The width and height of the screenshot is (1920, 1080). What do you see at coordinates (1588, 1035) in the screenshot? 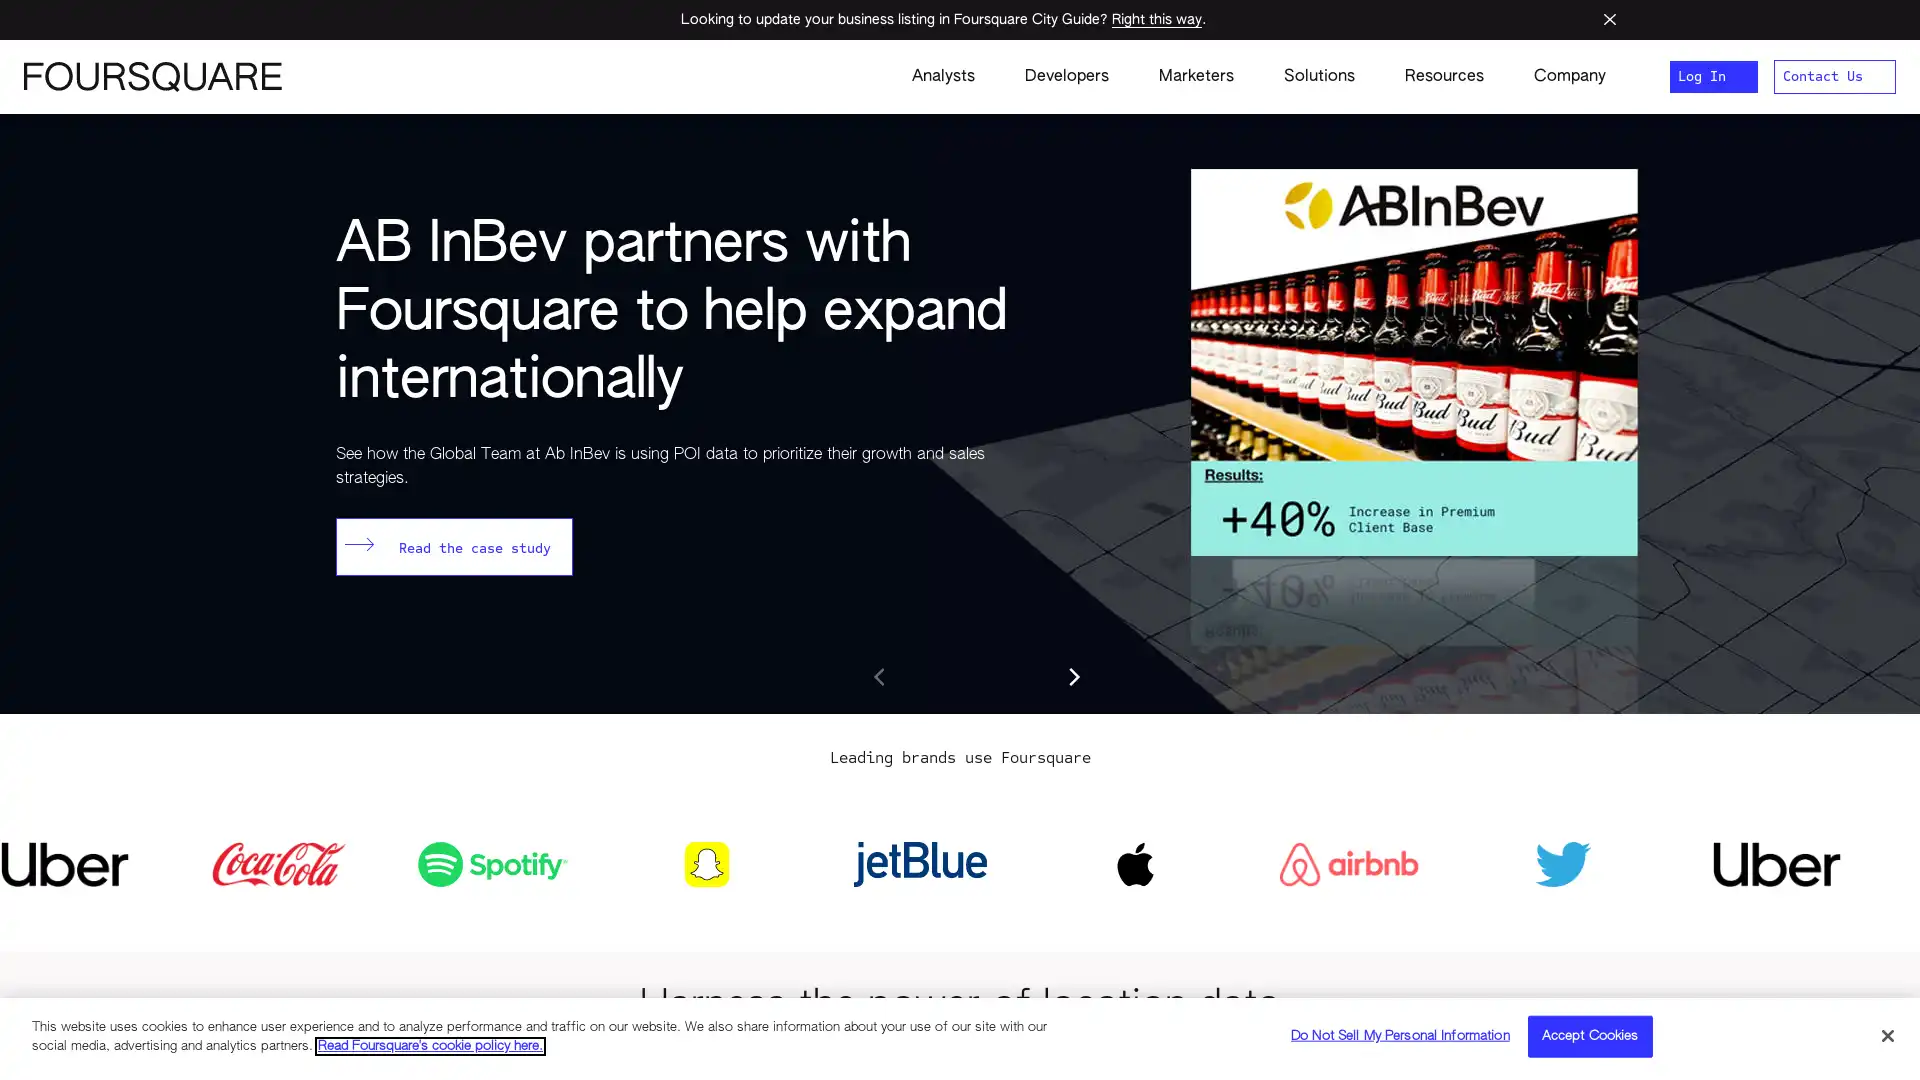
I see `Accept Cookies` at bounding box center [1588, 1035].